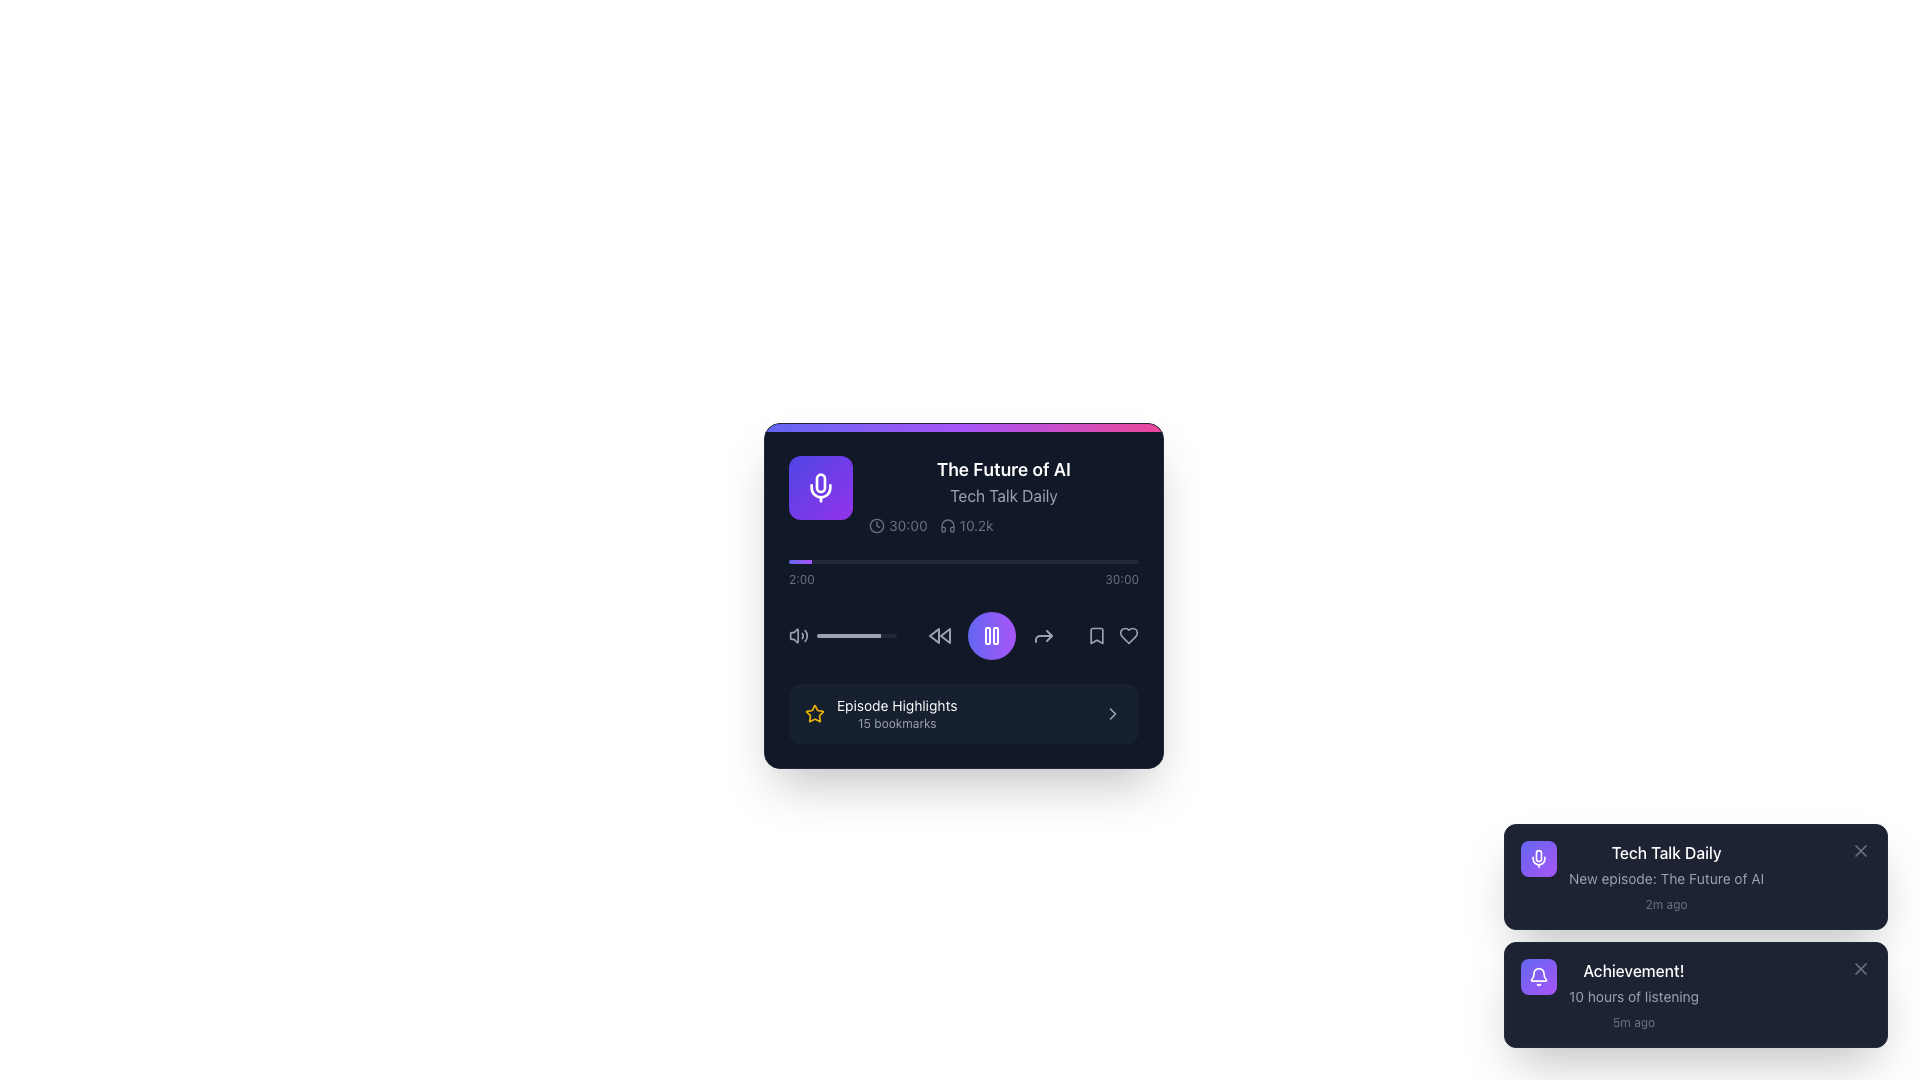  I want to click on the bookmark icon located in the control bar, which is styled gray and turns purple on hover, to bookmark content, so click(1096, 636).